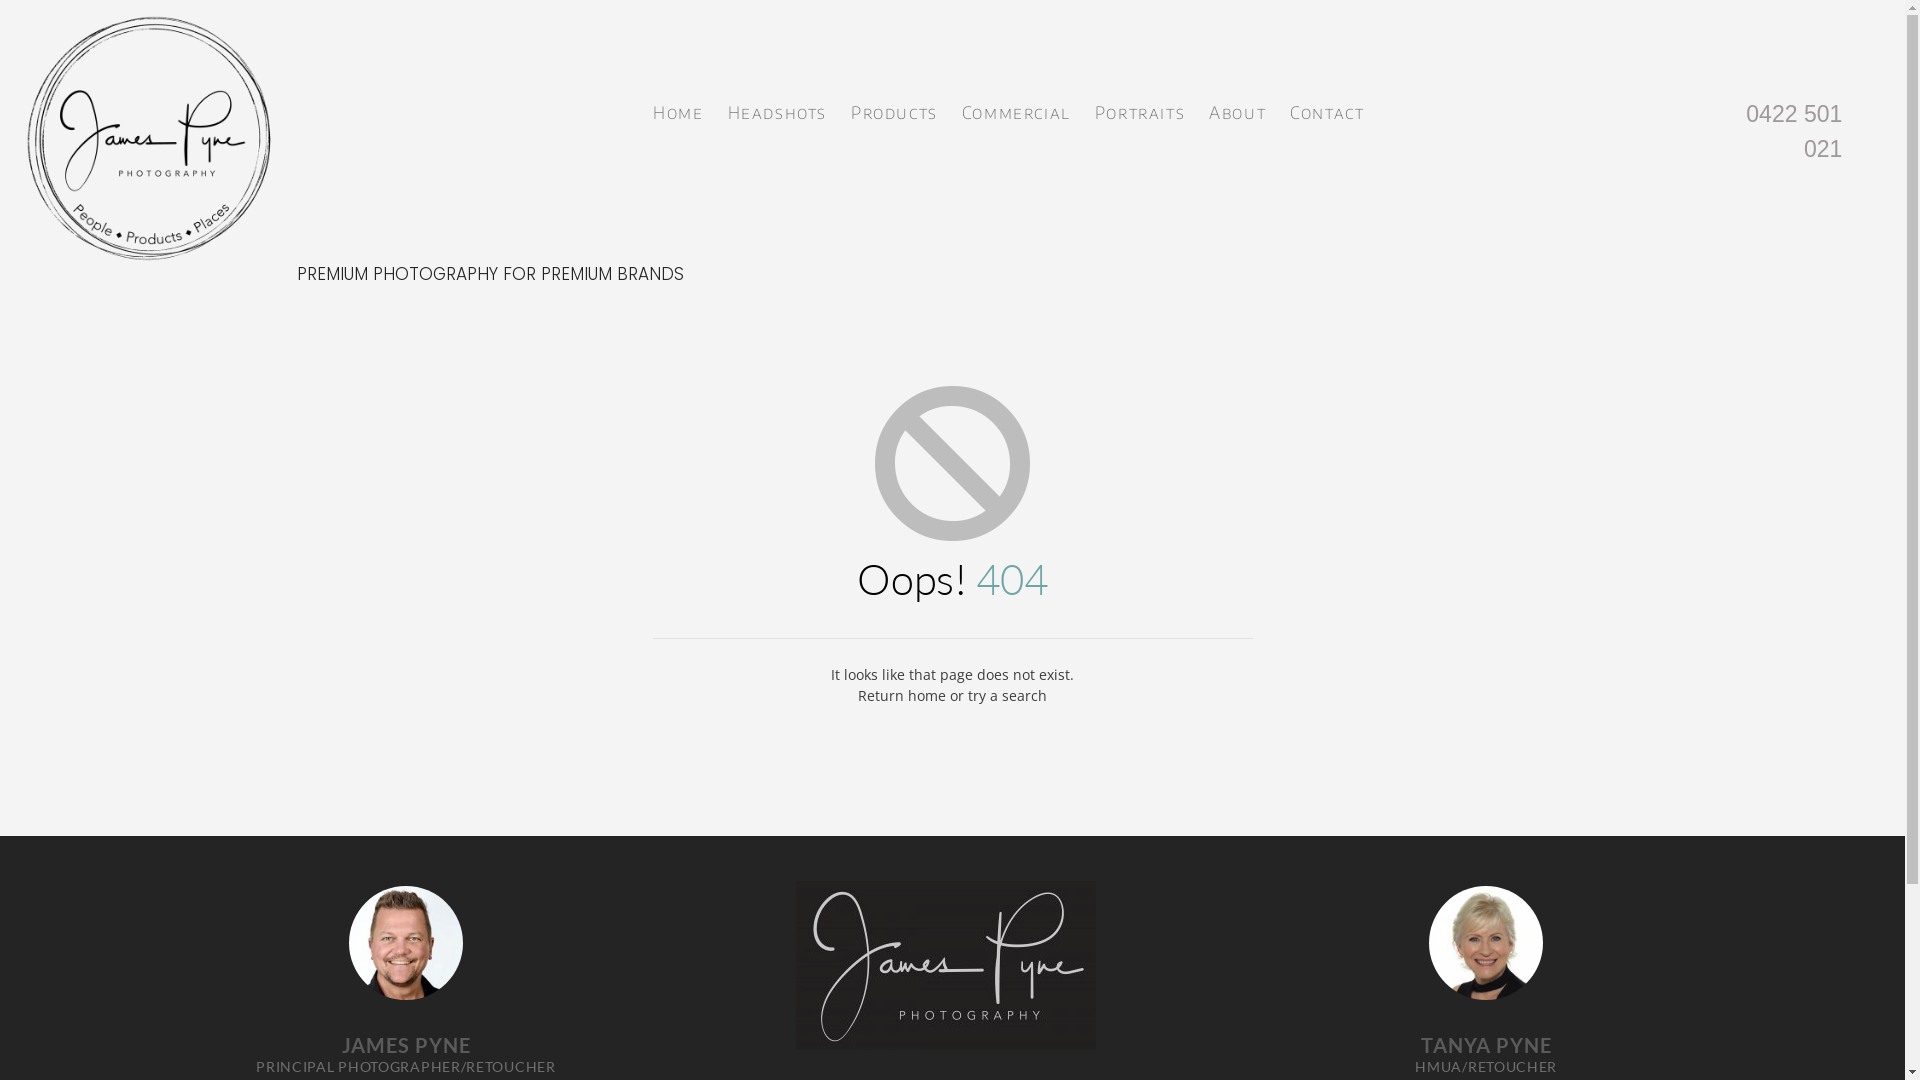  I want to click on 'Commercial', so click(1016, 108).